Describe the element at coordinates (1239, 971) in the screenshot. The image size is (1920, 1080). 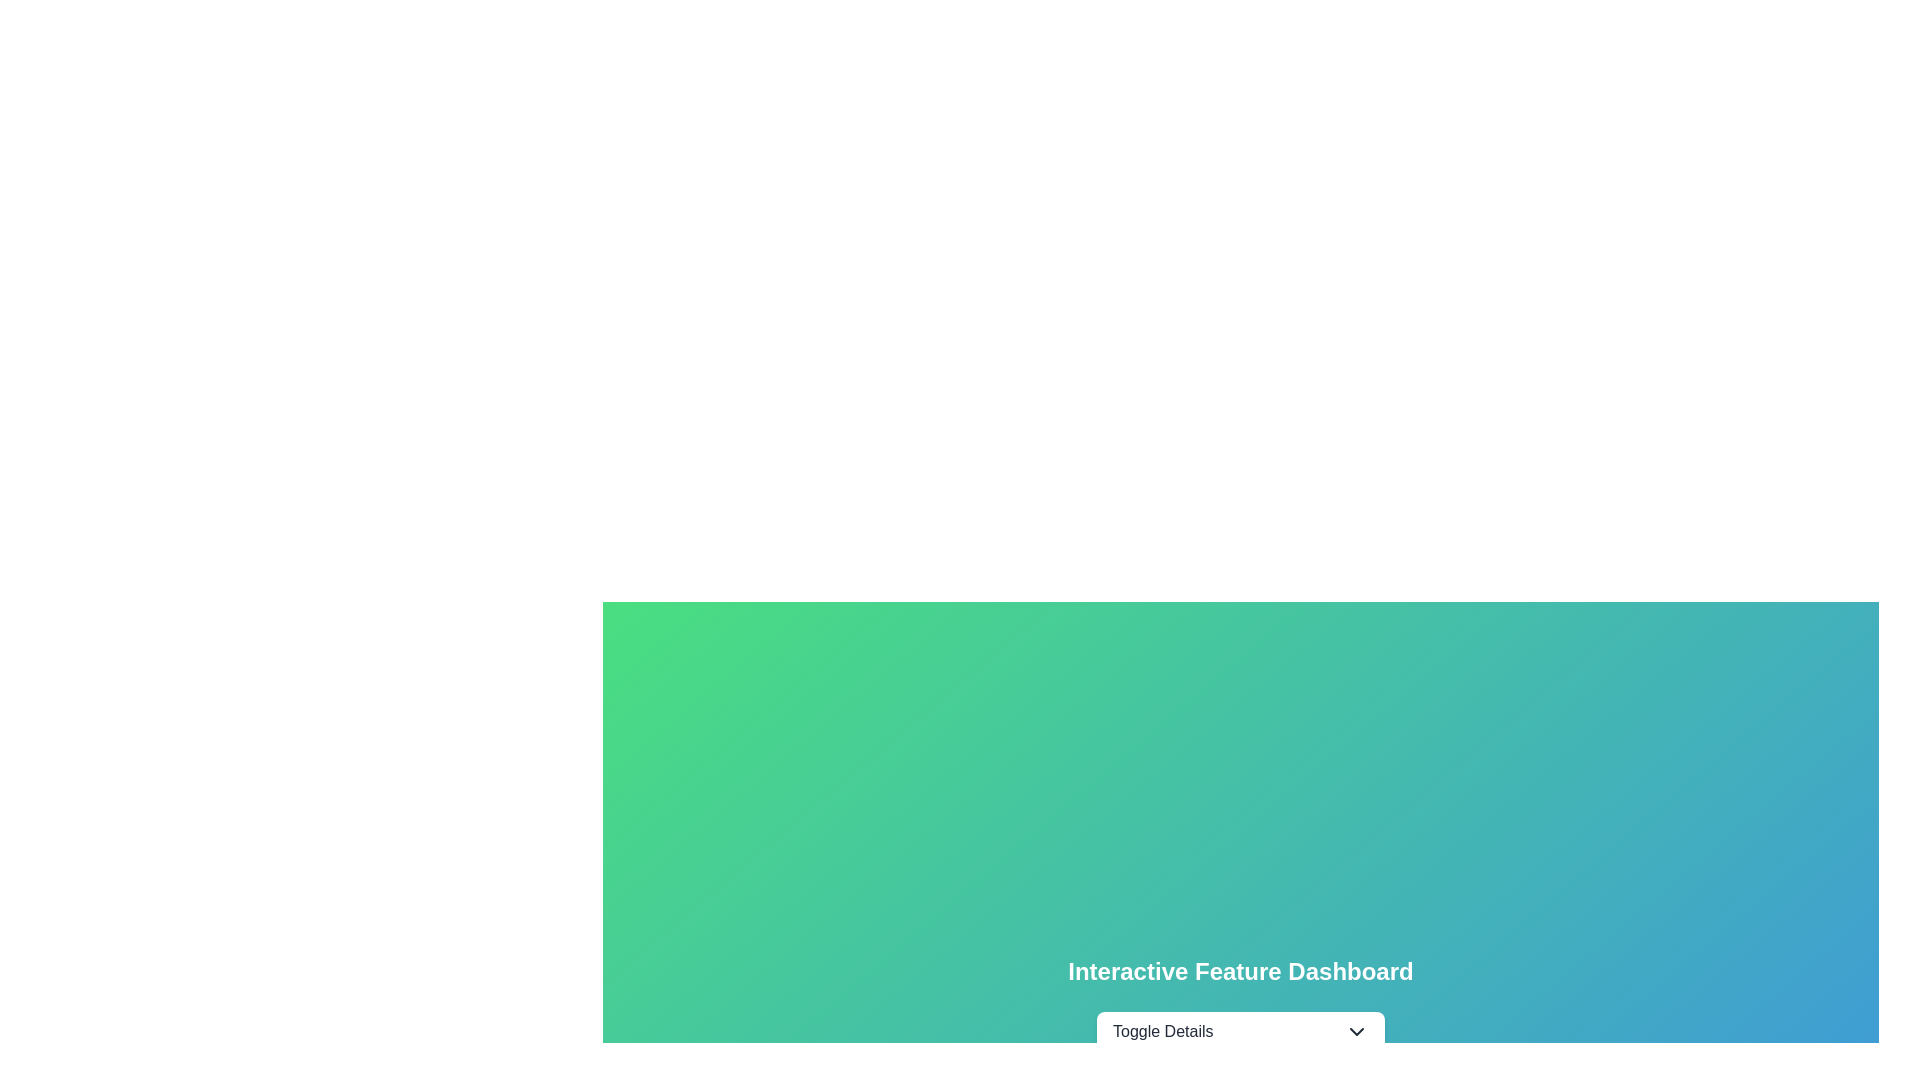
I see `the text label that reads 'Interactive Feature Dashboard'` at that location.